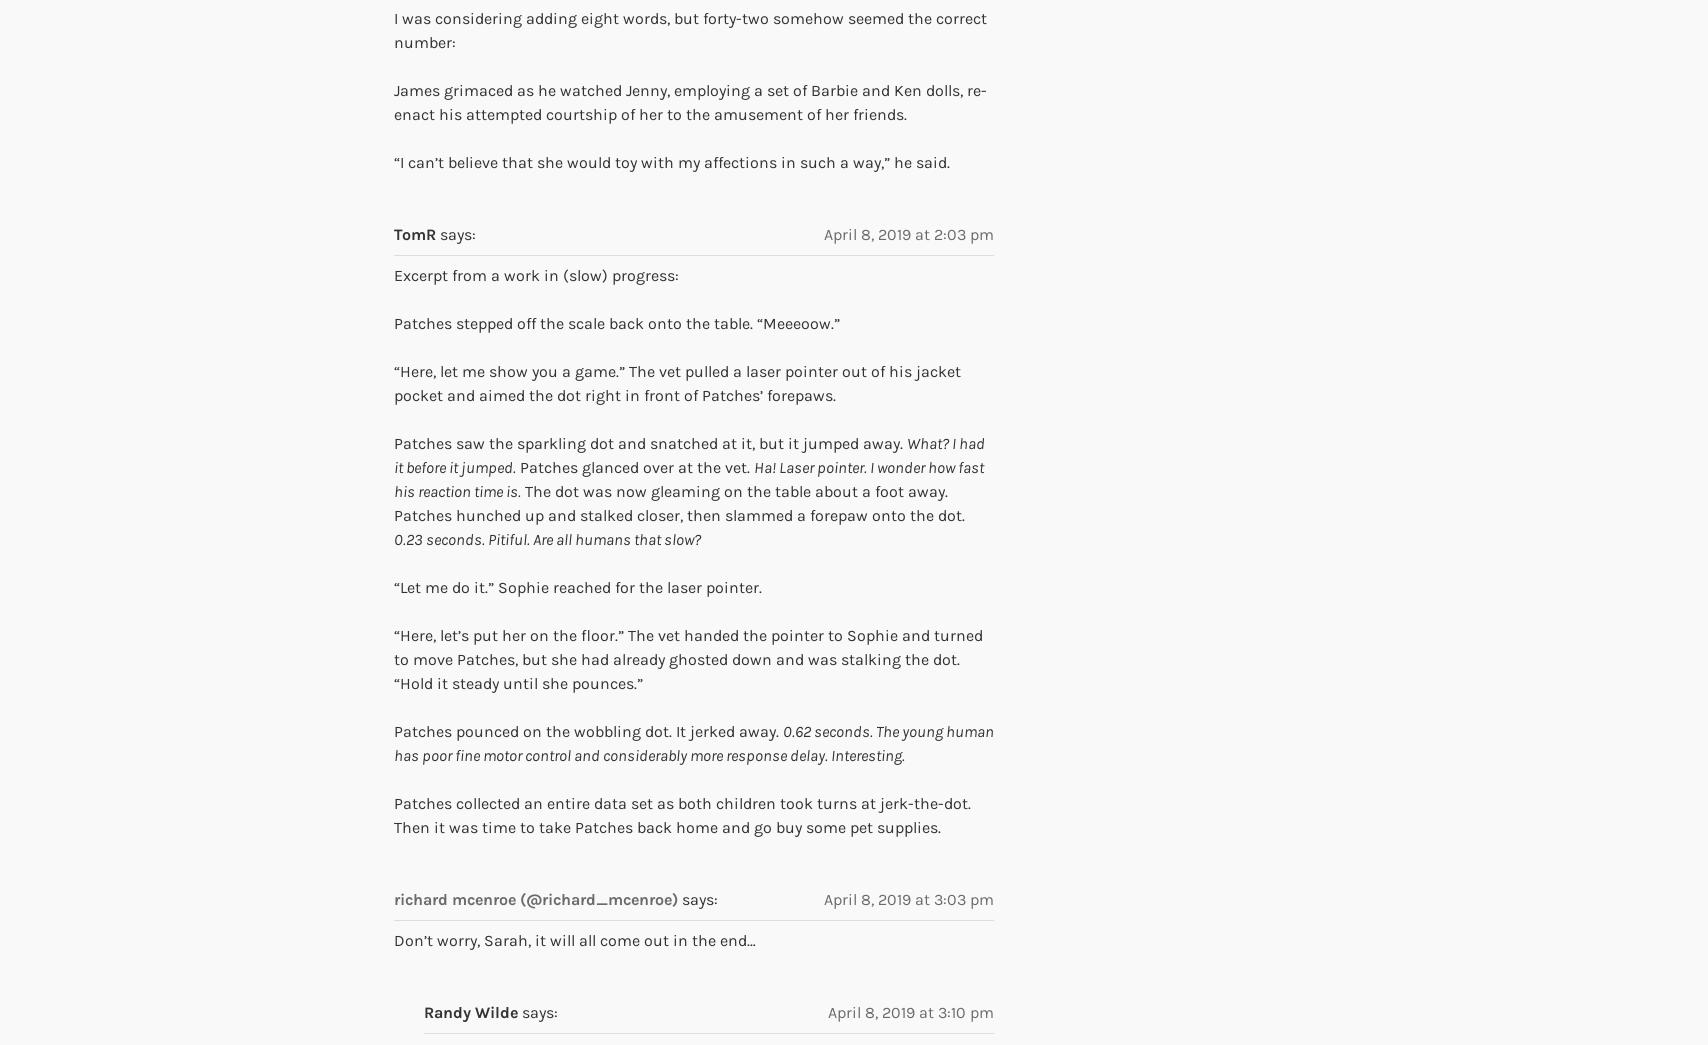 The image size is (1708, 1045). What do you see at coordinates (650, 442) in the screenshot?
I see `'Patches saw the sparkling dot and snatched at it, but it jumped away.'` at bounding box center [650, 442].